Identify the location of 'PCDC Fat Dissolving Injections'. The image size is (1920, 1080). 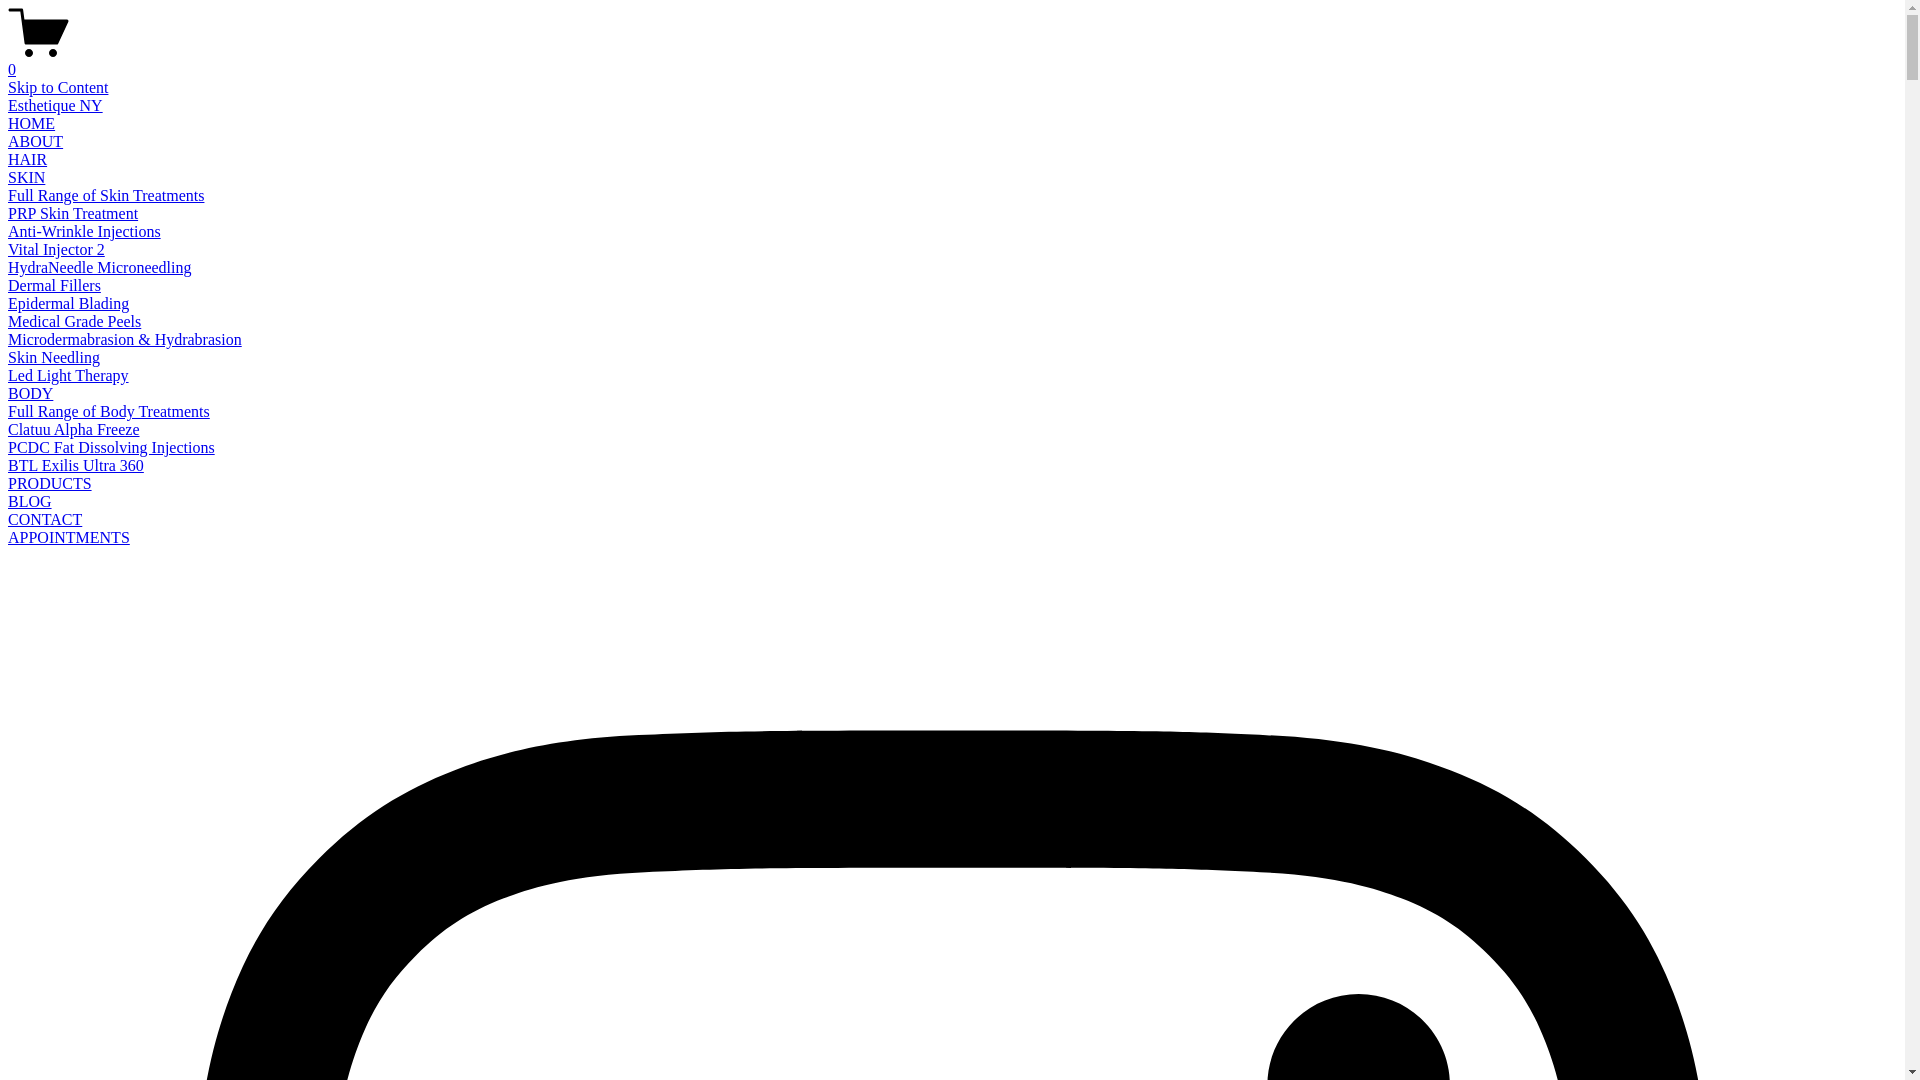
(8, 446).